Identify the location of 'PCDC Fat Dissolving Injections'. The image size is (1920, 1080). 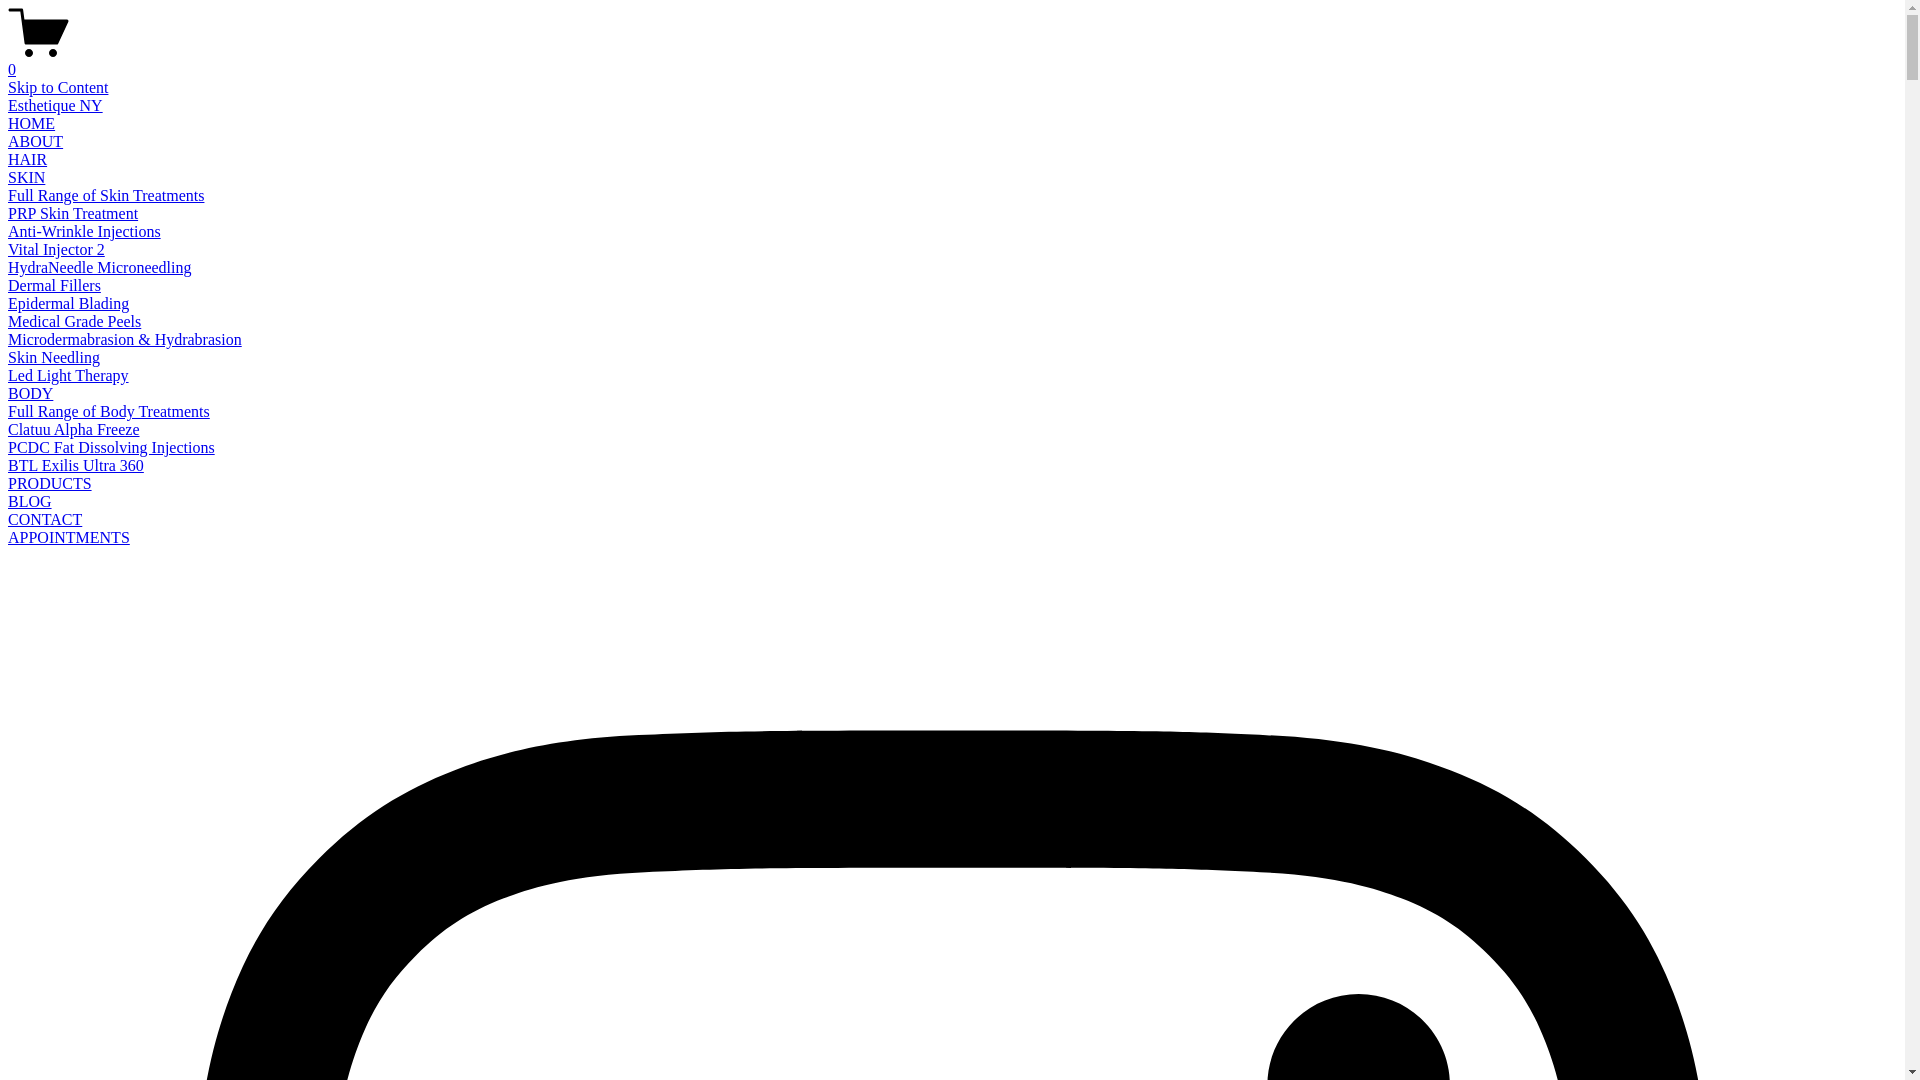
(8, 446).